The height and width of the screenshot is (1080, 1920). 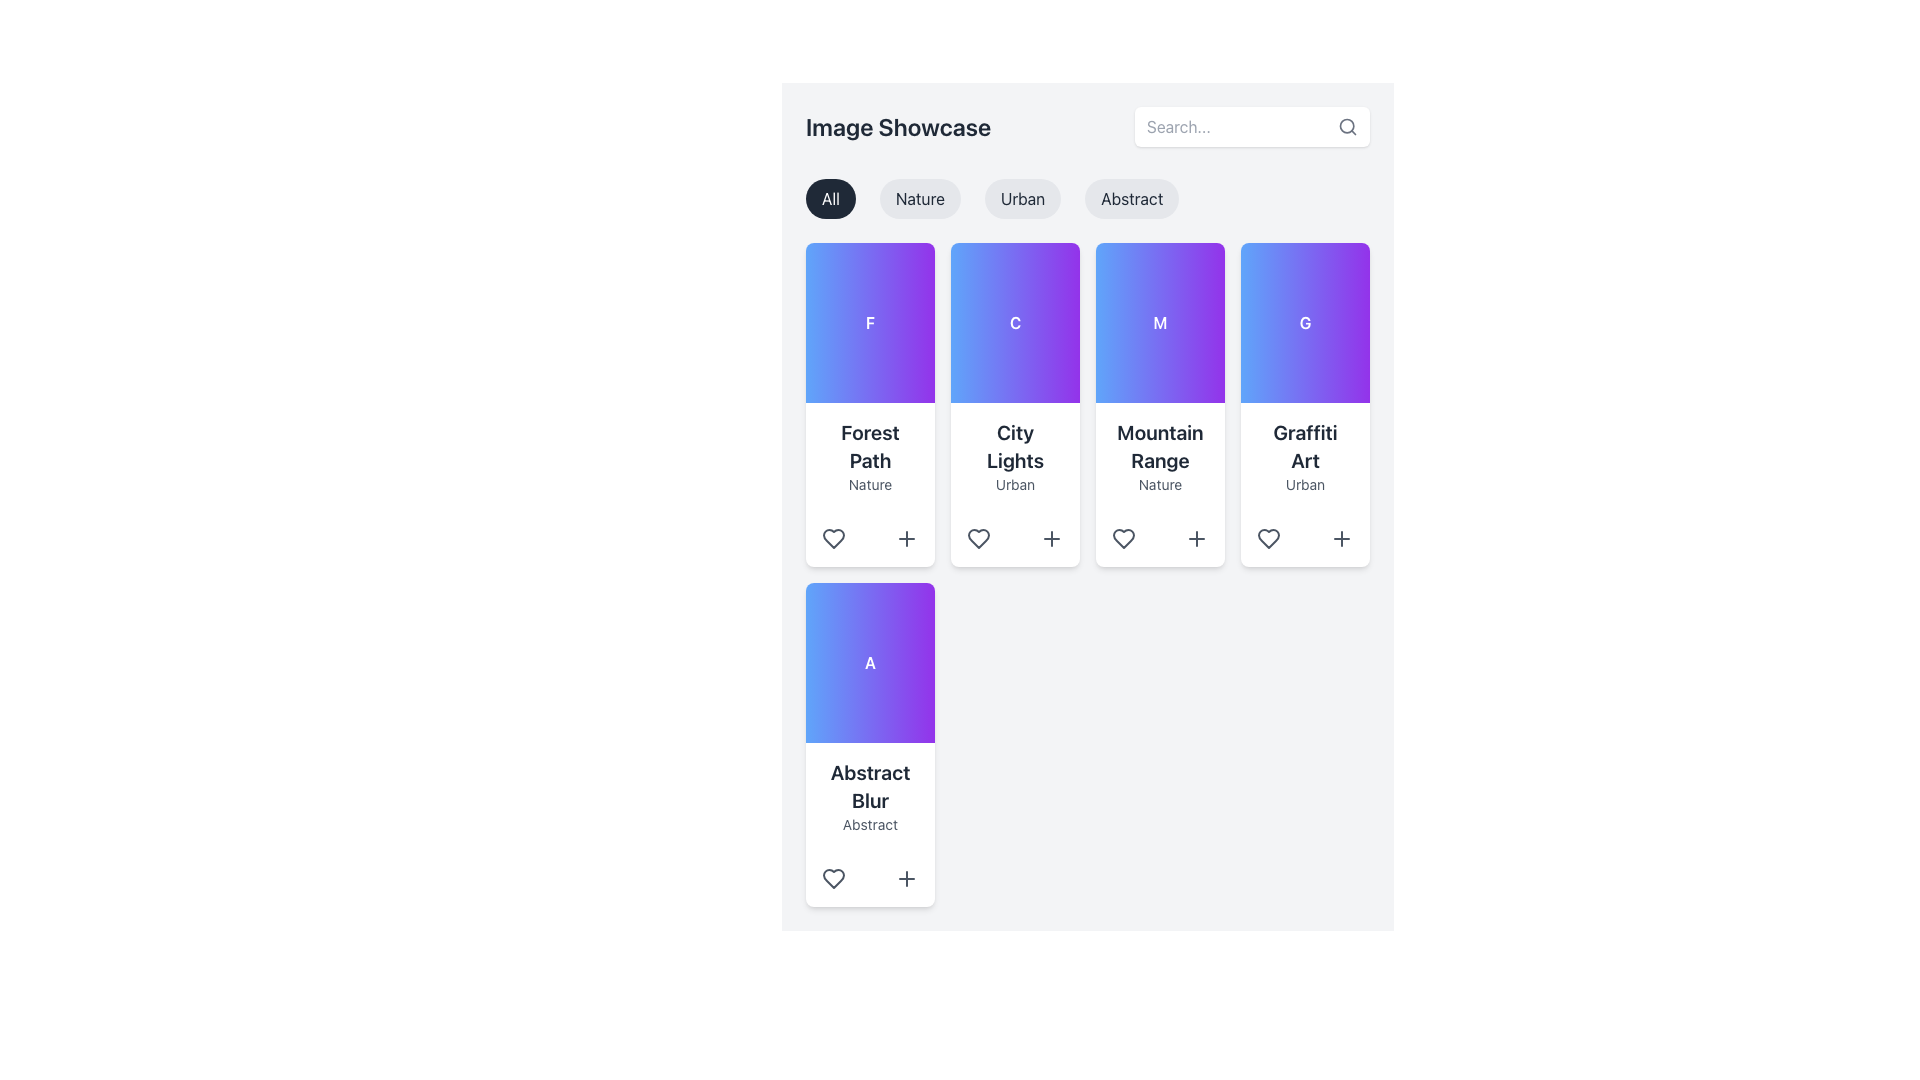 What do you see at coordinates (1160, 446) in the screenshot?
I see `text label that says 'Mountain Range', which is centrally positioned in the third card of the top row in the grid of cards` at bounding box center [1160, 446].